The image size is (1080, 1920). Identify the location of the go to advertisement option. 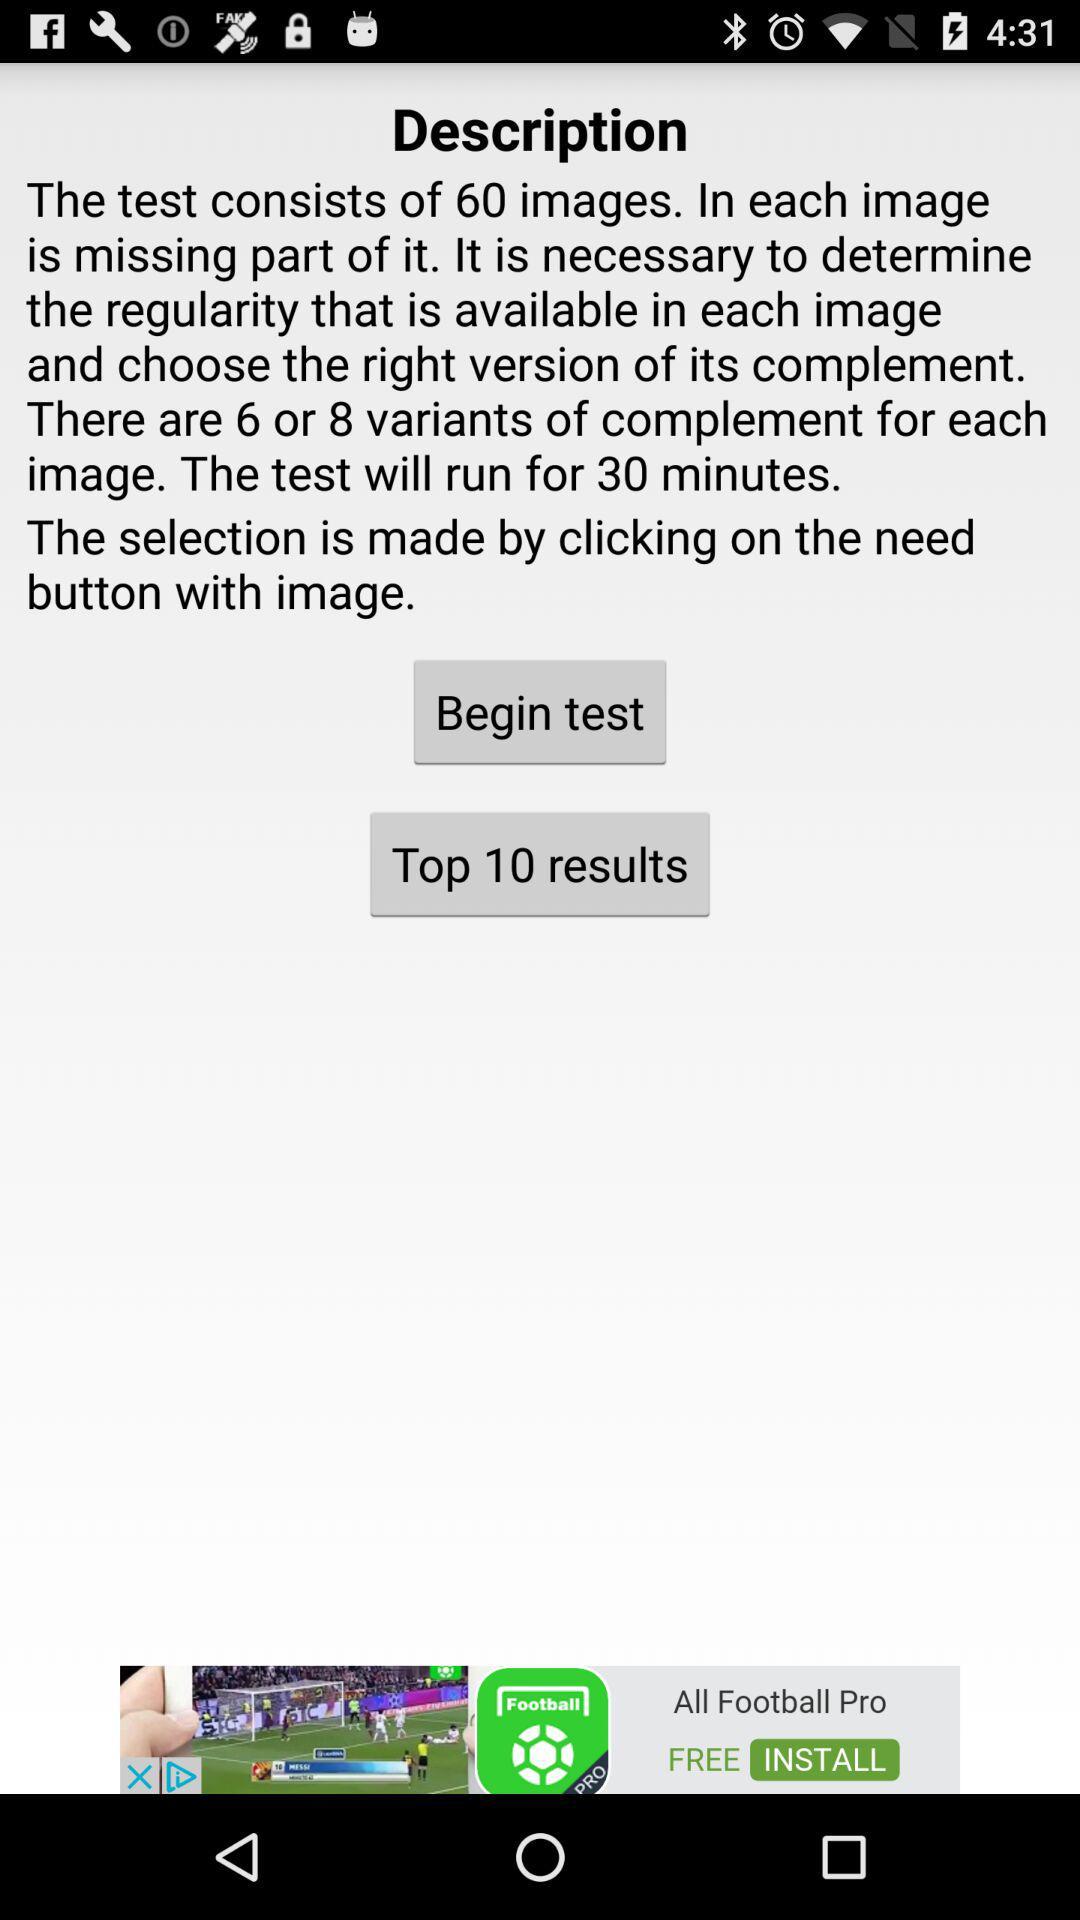
(540, 1727).